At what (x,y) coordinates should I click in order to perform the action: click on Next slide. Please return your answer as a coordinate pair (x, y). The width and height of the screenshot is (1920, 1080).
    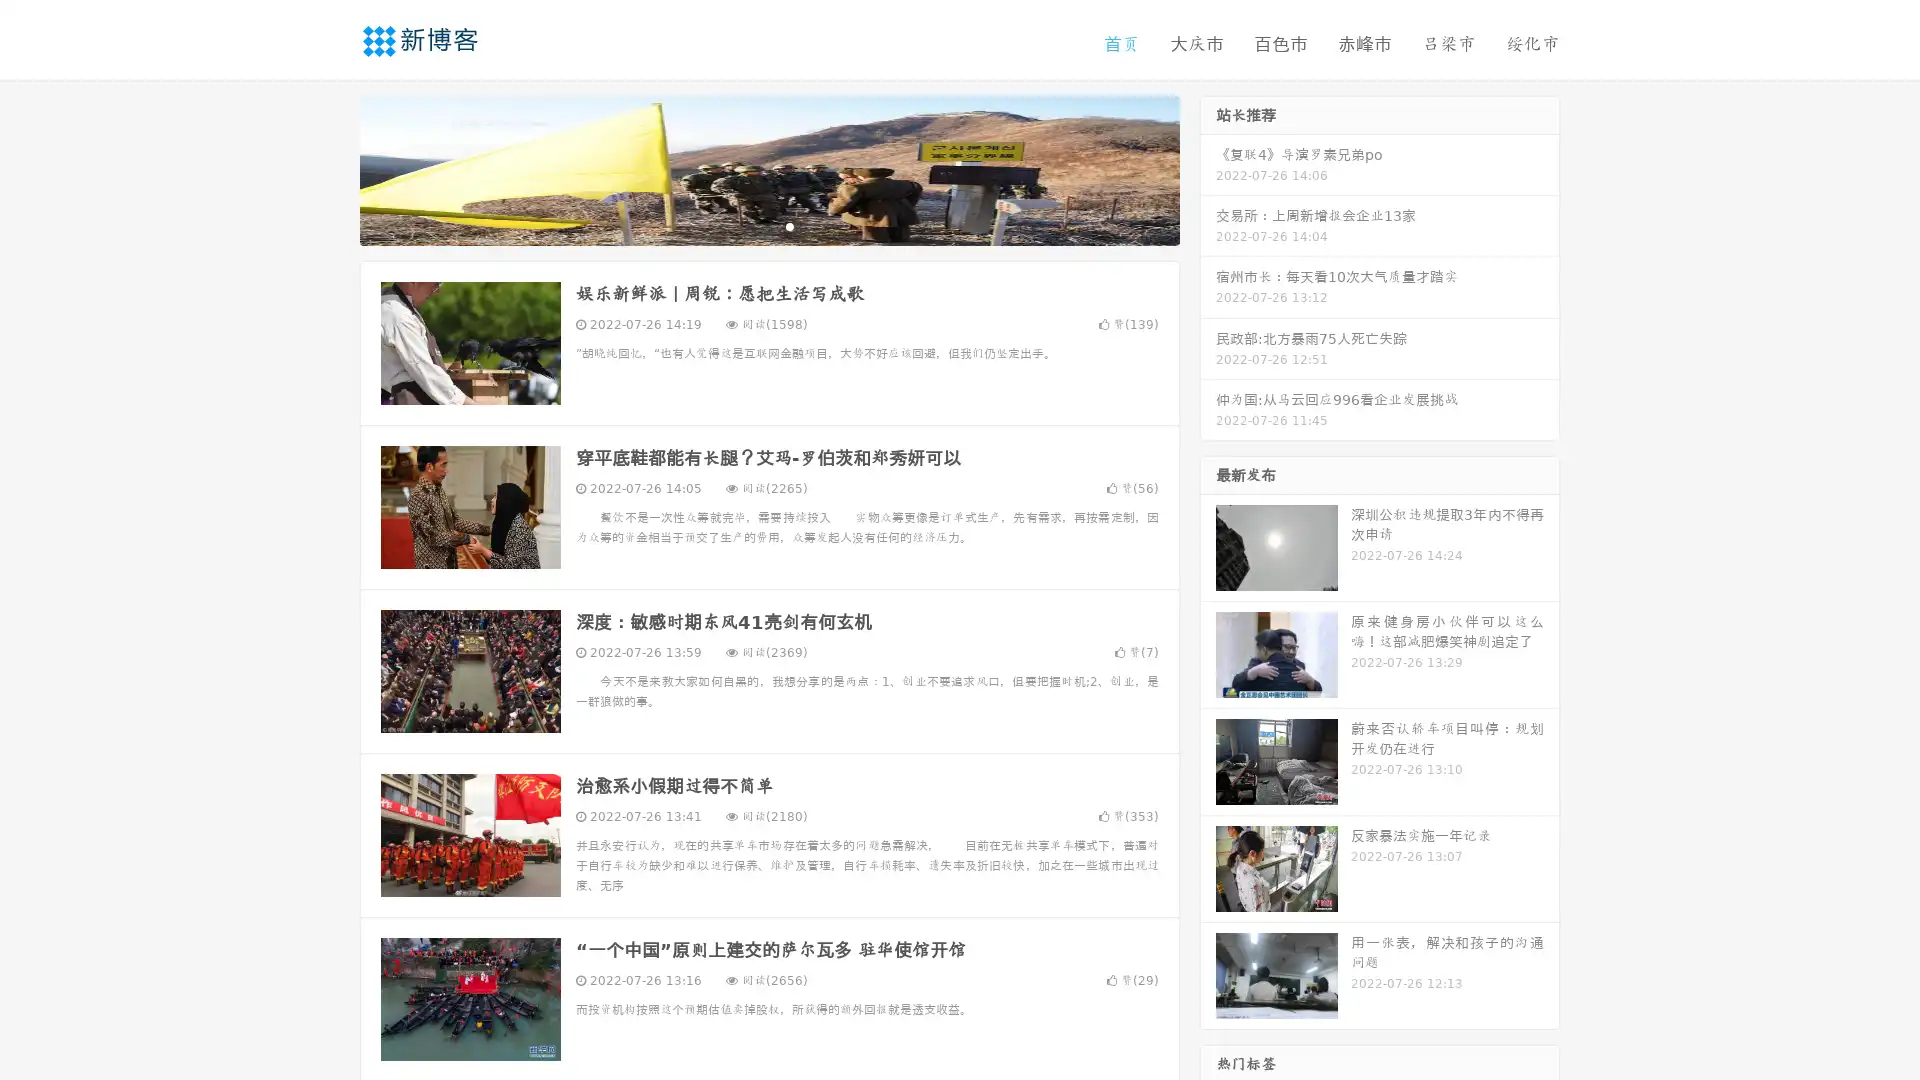
    Looking at the image, I should click on (1208, 168).